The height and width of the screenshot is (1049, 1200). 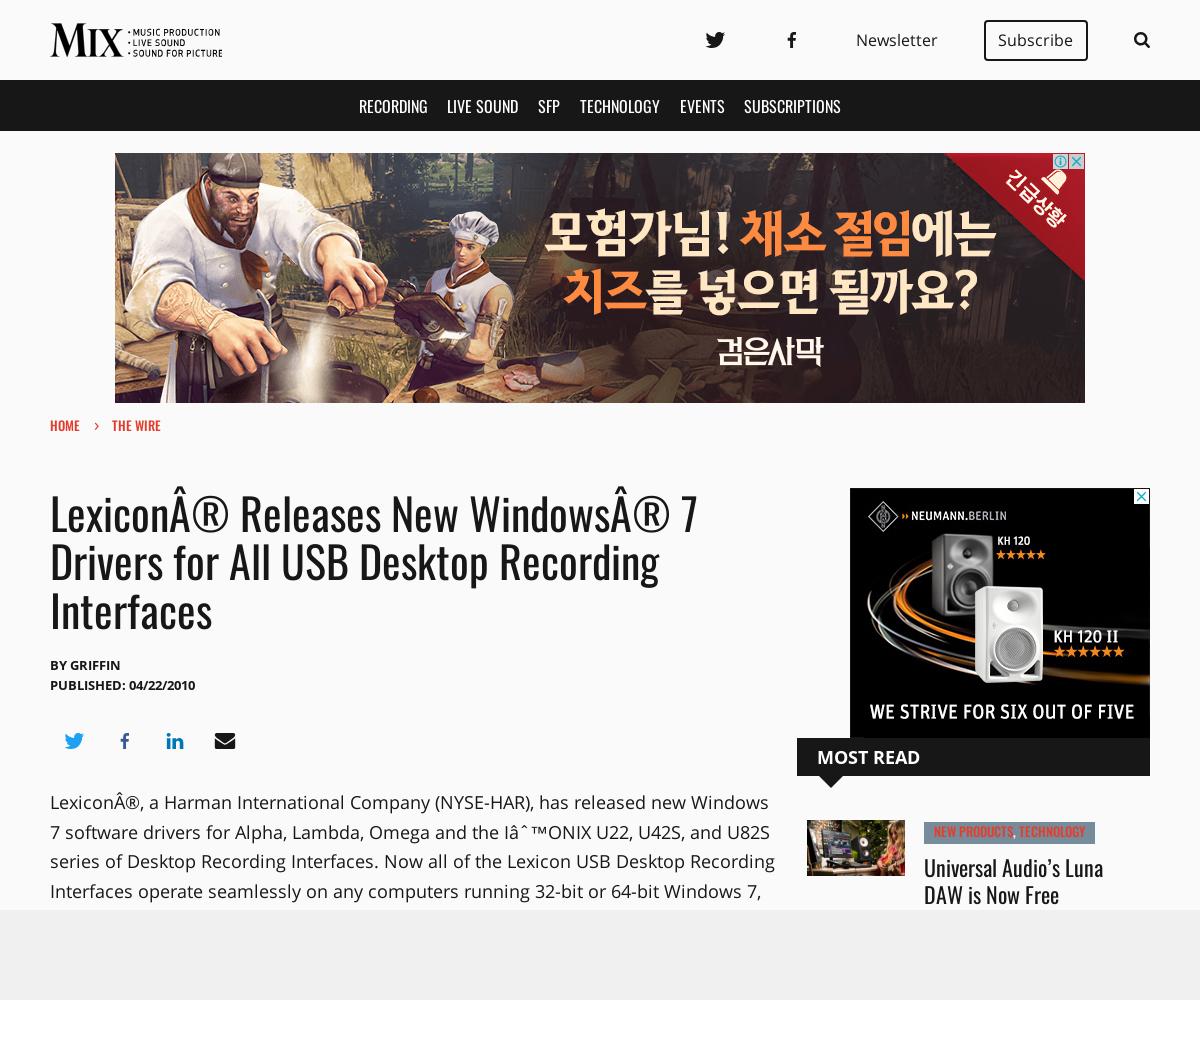 I want to click on 'Events', so click(x=701, y=104).